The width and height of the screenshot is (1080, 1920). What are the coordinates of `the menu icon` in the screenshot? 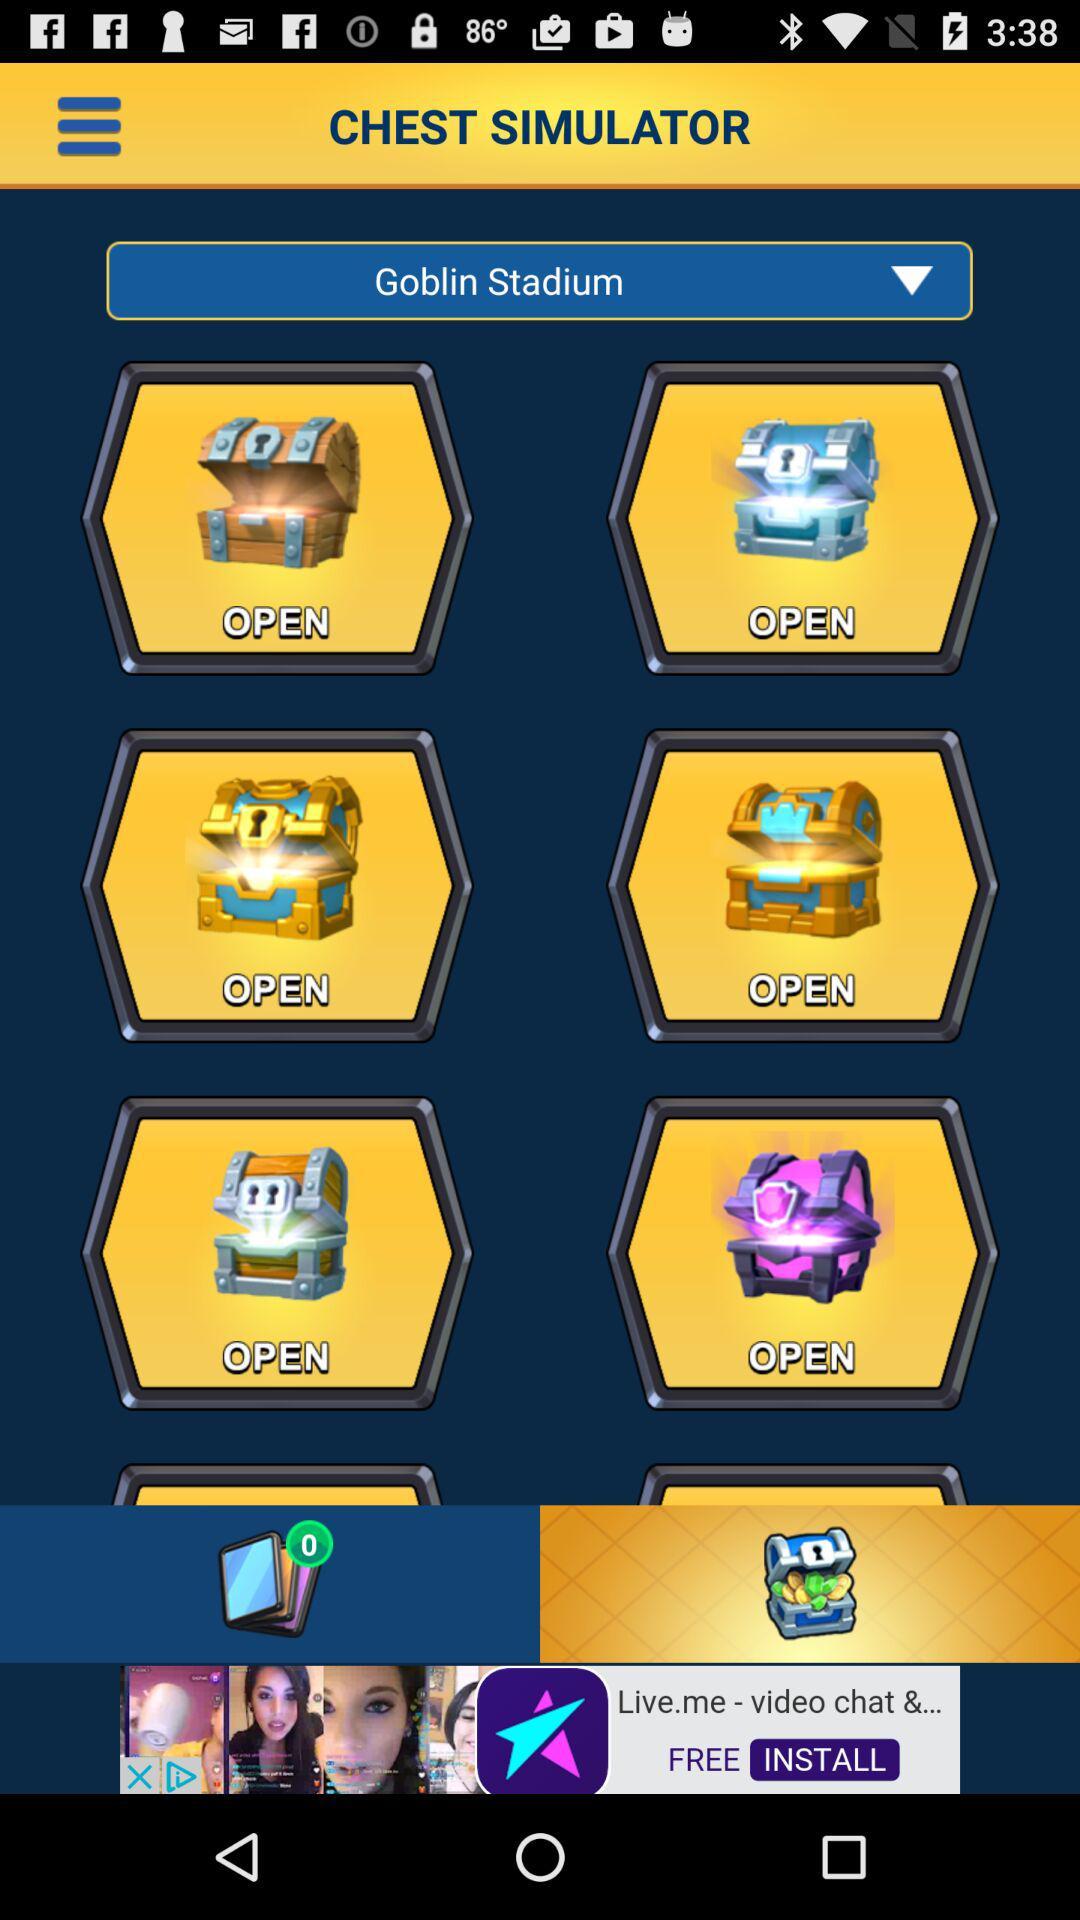 It's located at (88, 133).